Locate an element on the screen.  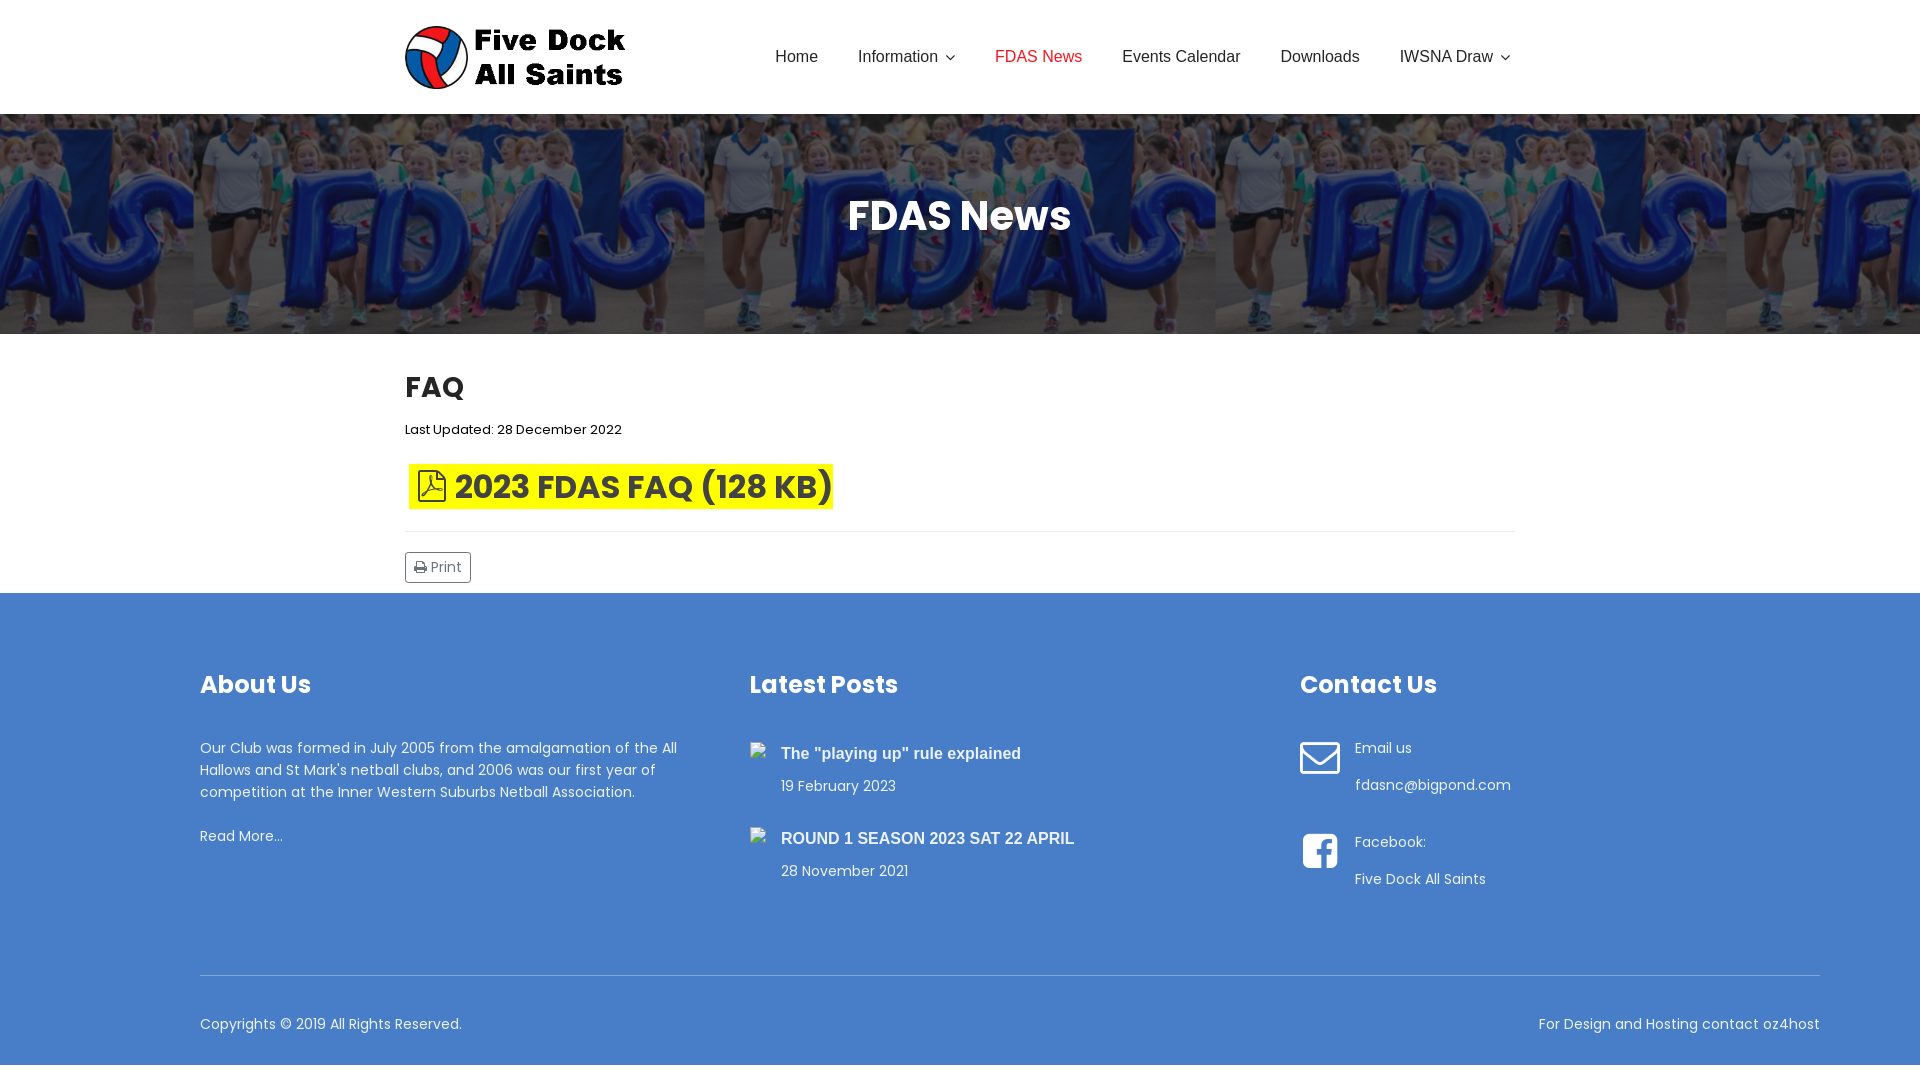
'Print' is located at coordinates (403, 566).